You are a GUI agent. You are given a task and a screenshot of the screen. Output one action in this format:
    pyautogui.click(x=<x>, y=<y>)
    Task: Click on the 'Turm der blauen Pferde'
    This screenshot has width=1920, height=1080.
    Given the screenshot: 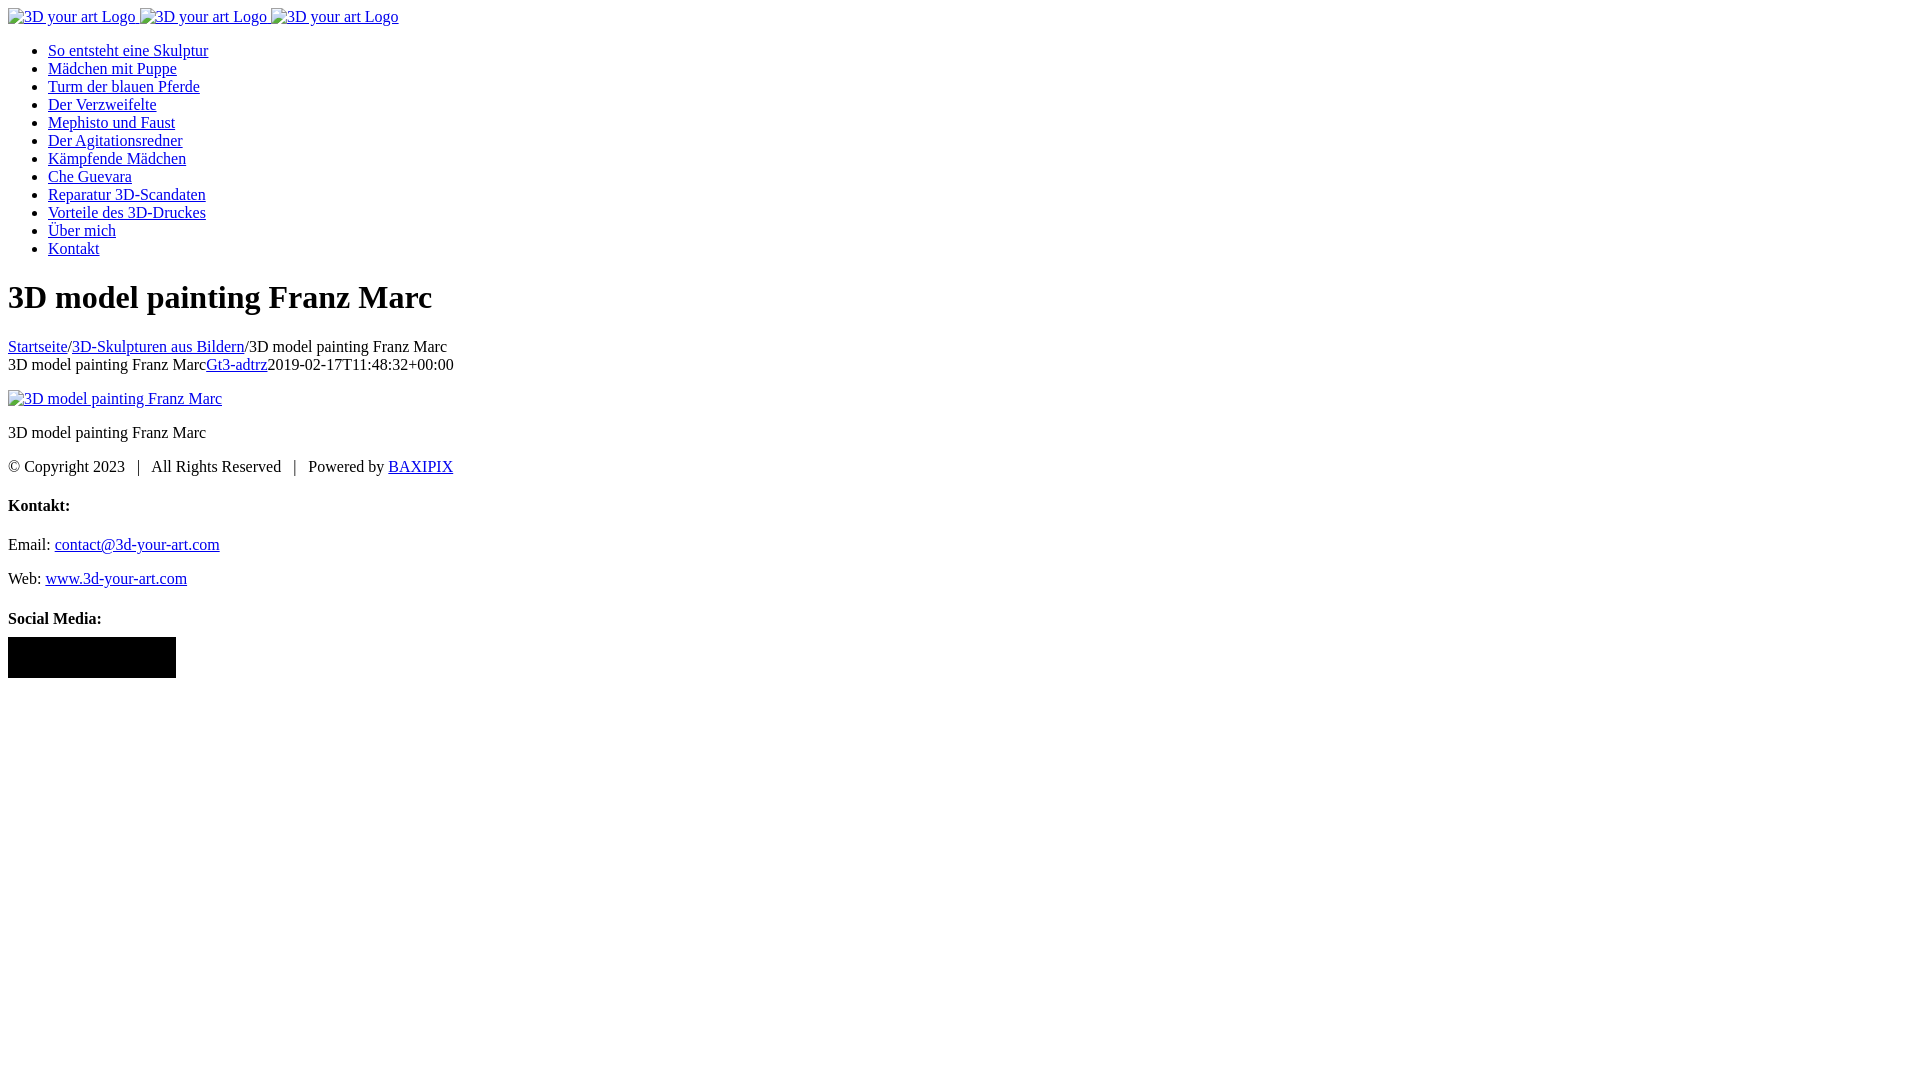 What is the action you would take?
    pyautogui.click(x=123, y=85)
    